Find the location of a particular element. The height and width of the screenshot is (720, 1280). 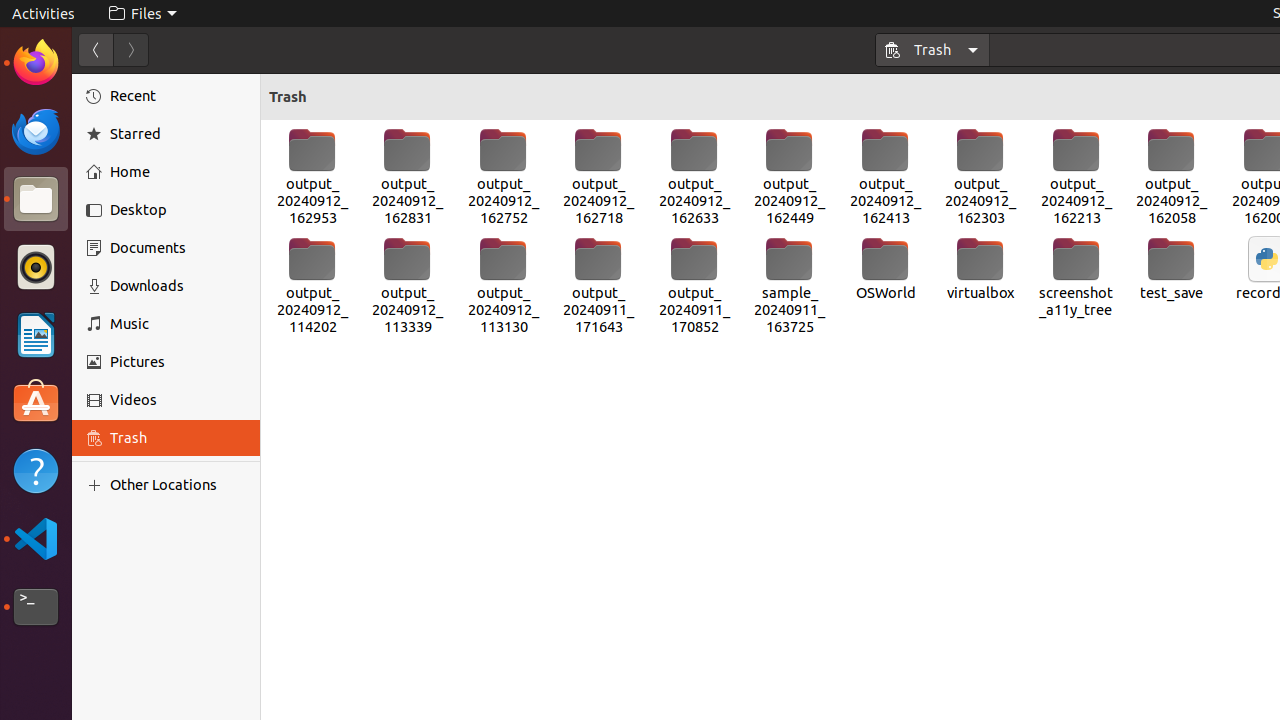

'Desktop' is located at coordinates (178, 210).